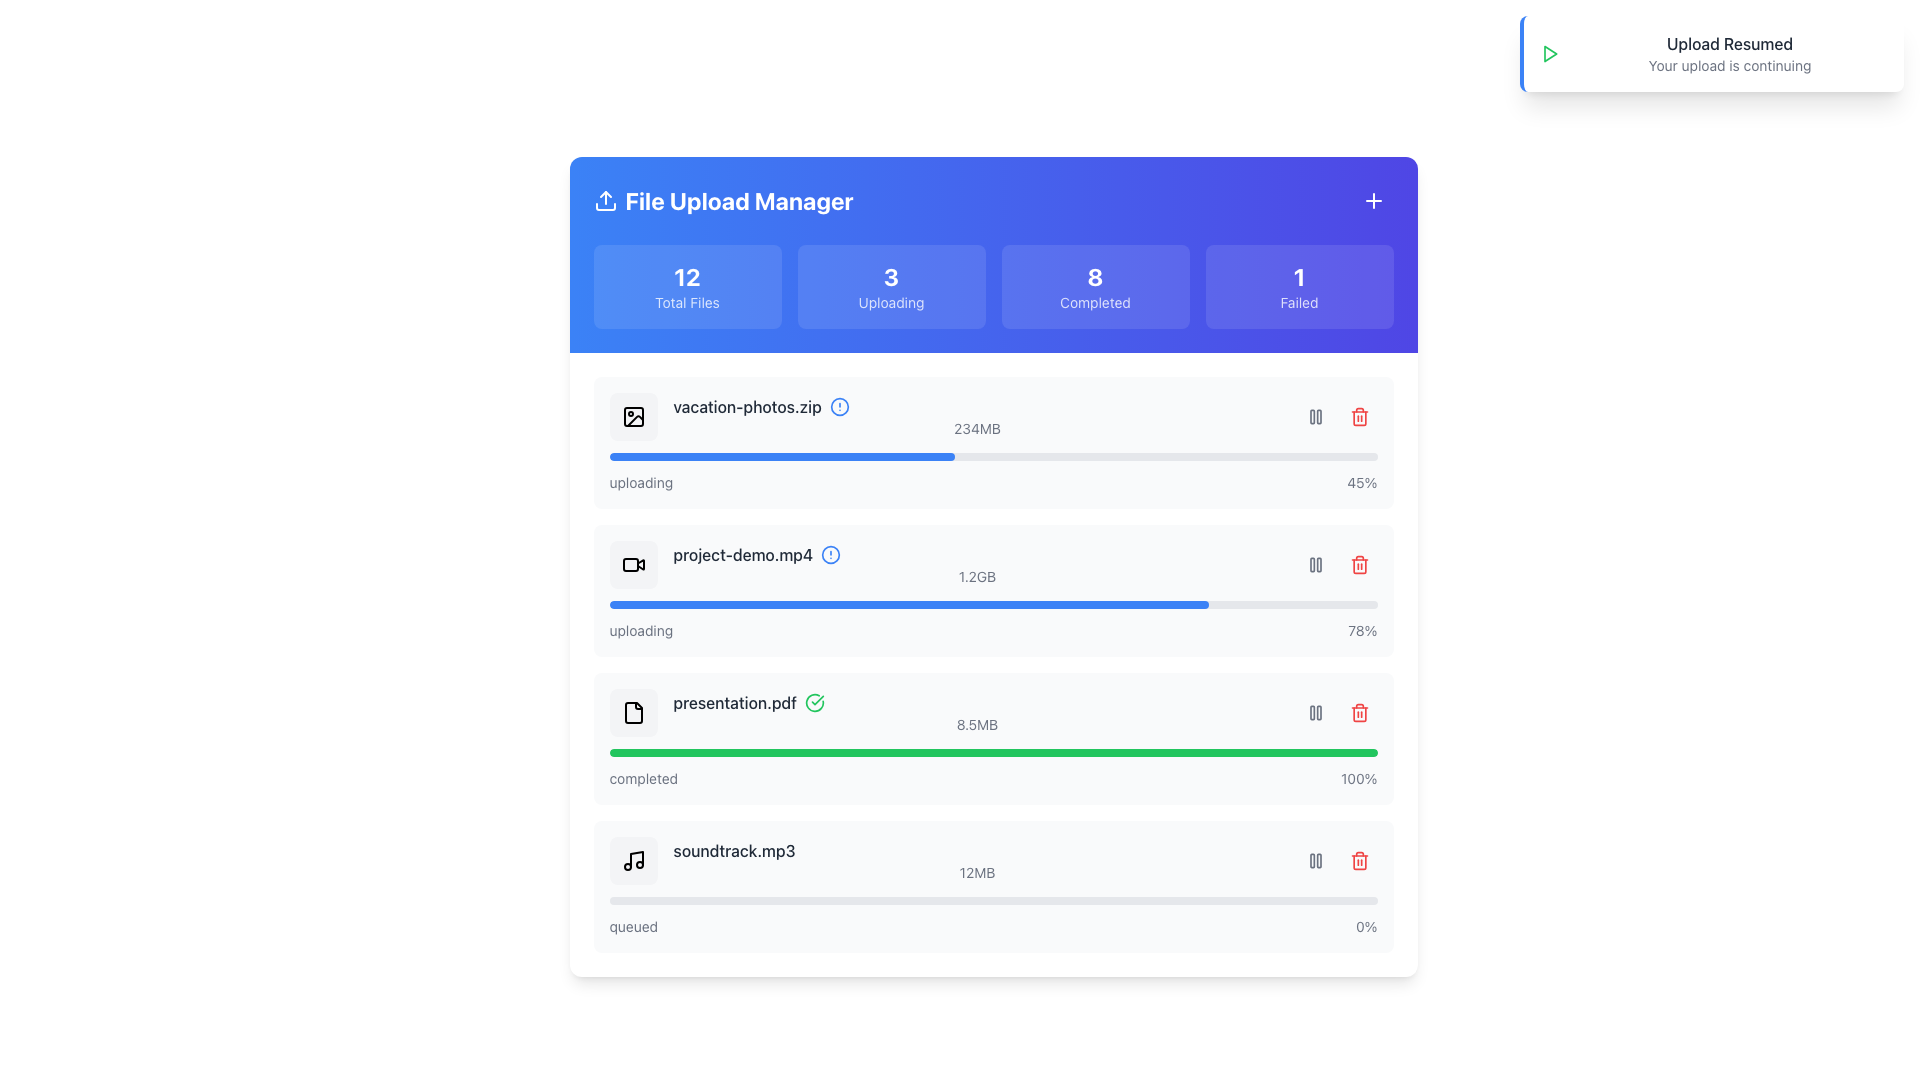 The image size is (1920, 1080). I want to click on the Text display element that indicates the count of completed files or tasks in the application, located in the 'Completed' box at the top section of the interface, so click(1094, 277).